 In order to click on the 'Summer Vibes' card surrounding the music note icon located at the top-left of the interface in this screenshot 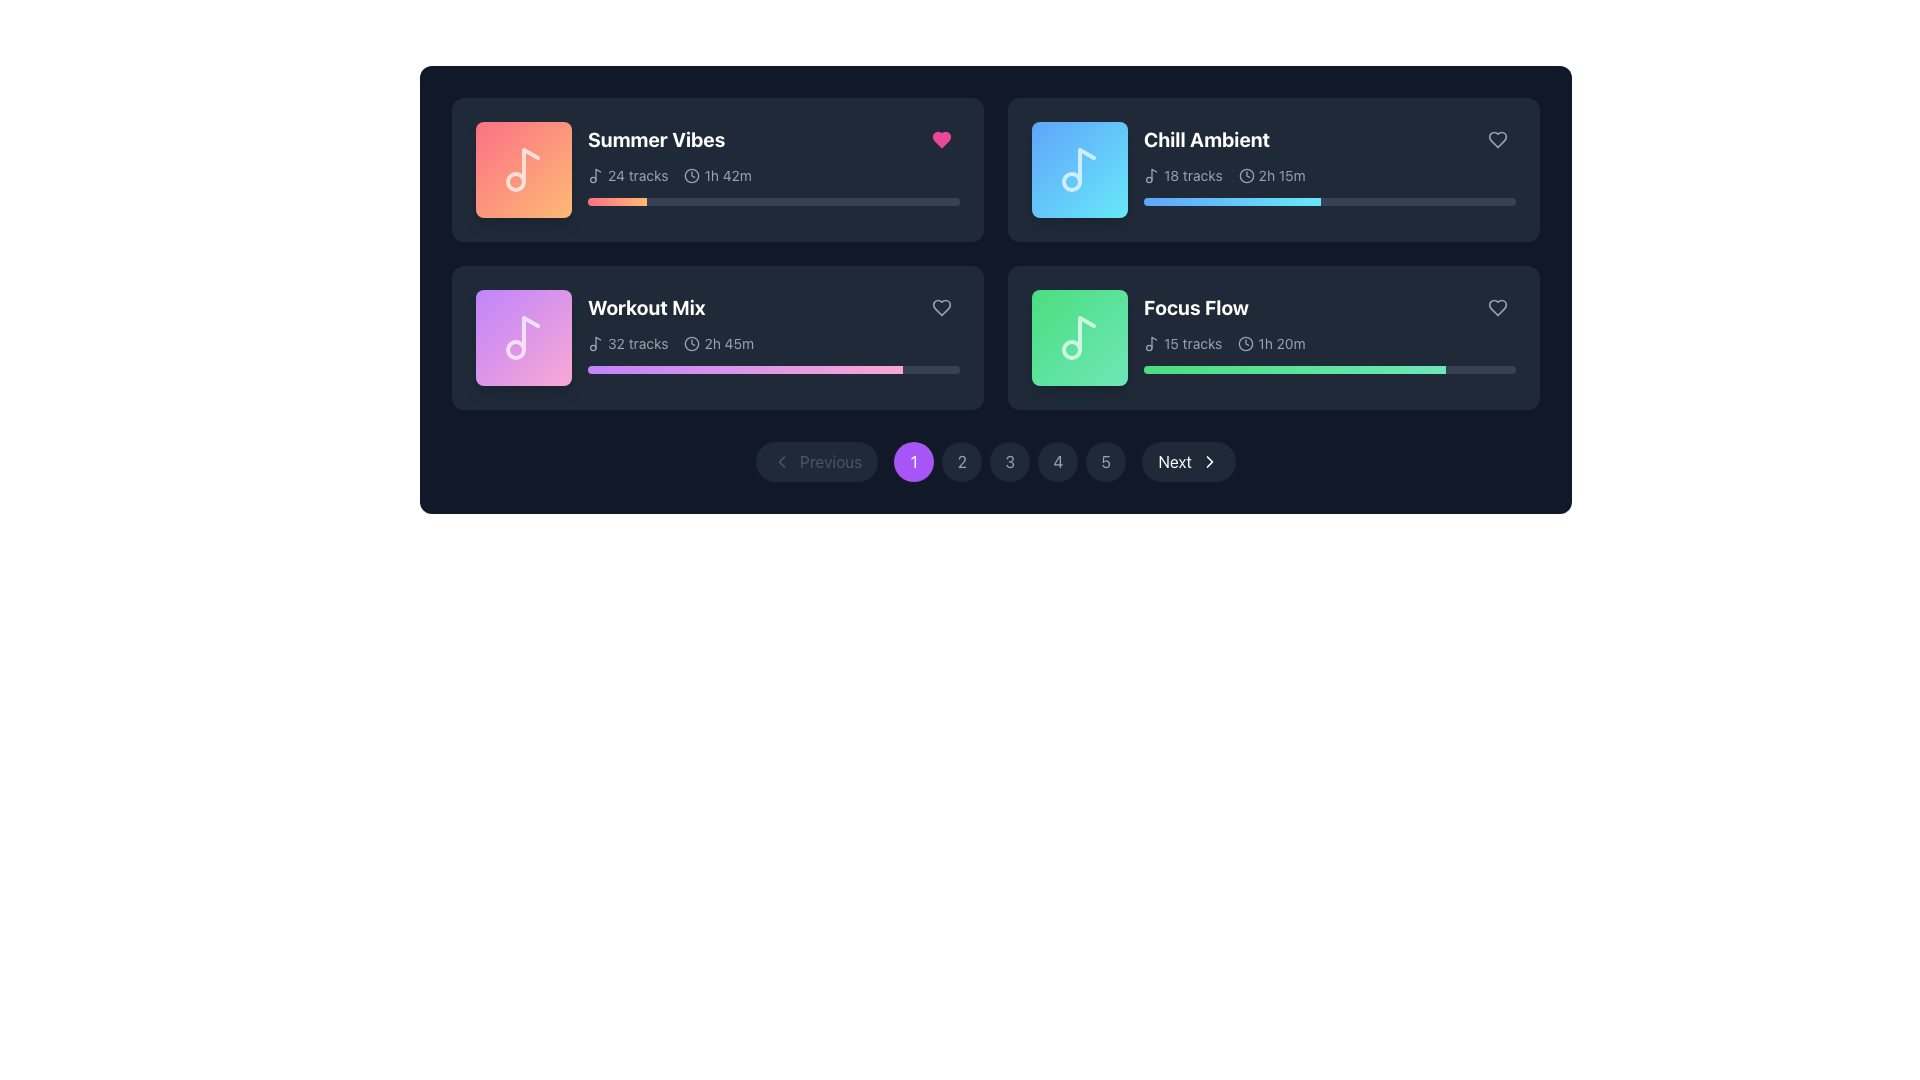, I will do `click(531, 164)`.